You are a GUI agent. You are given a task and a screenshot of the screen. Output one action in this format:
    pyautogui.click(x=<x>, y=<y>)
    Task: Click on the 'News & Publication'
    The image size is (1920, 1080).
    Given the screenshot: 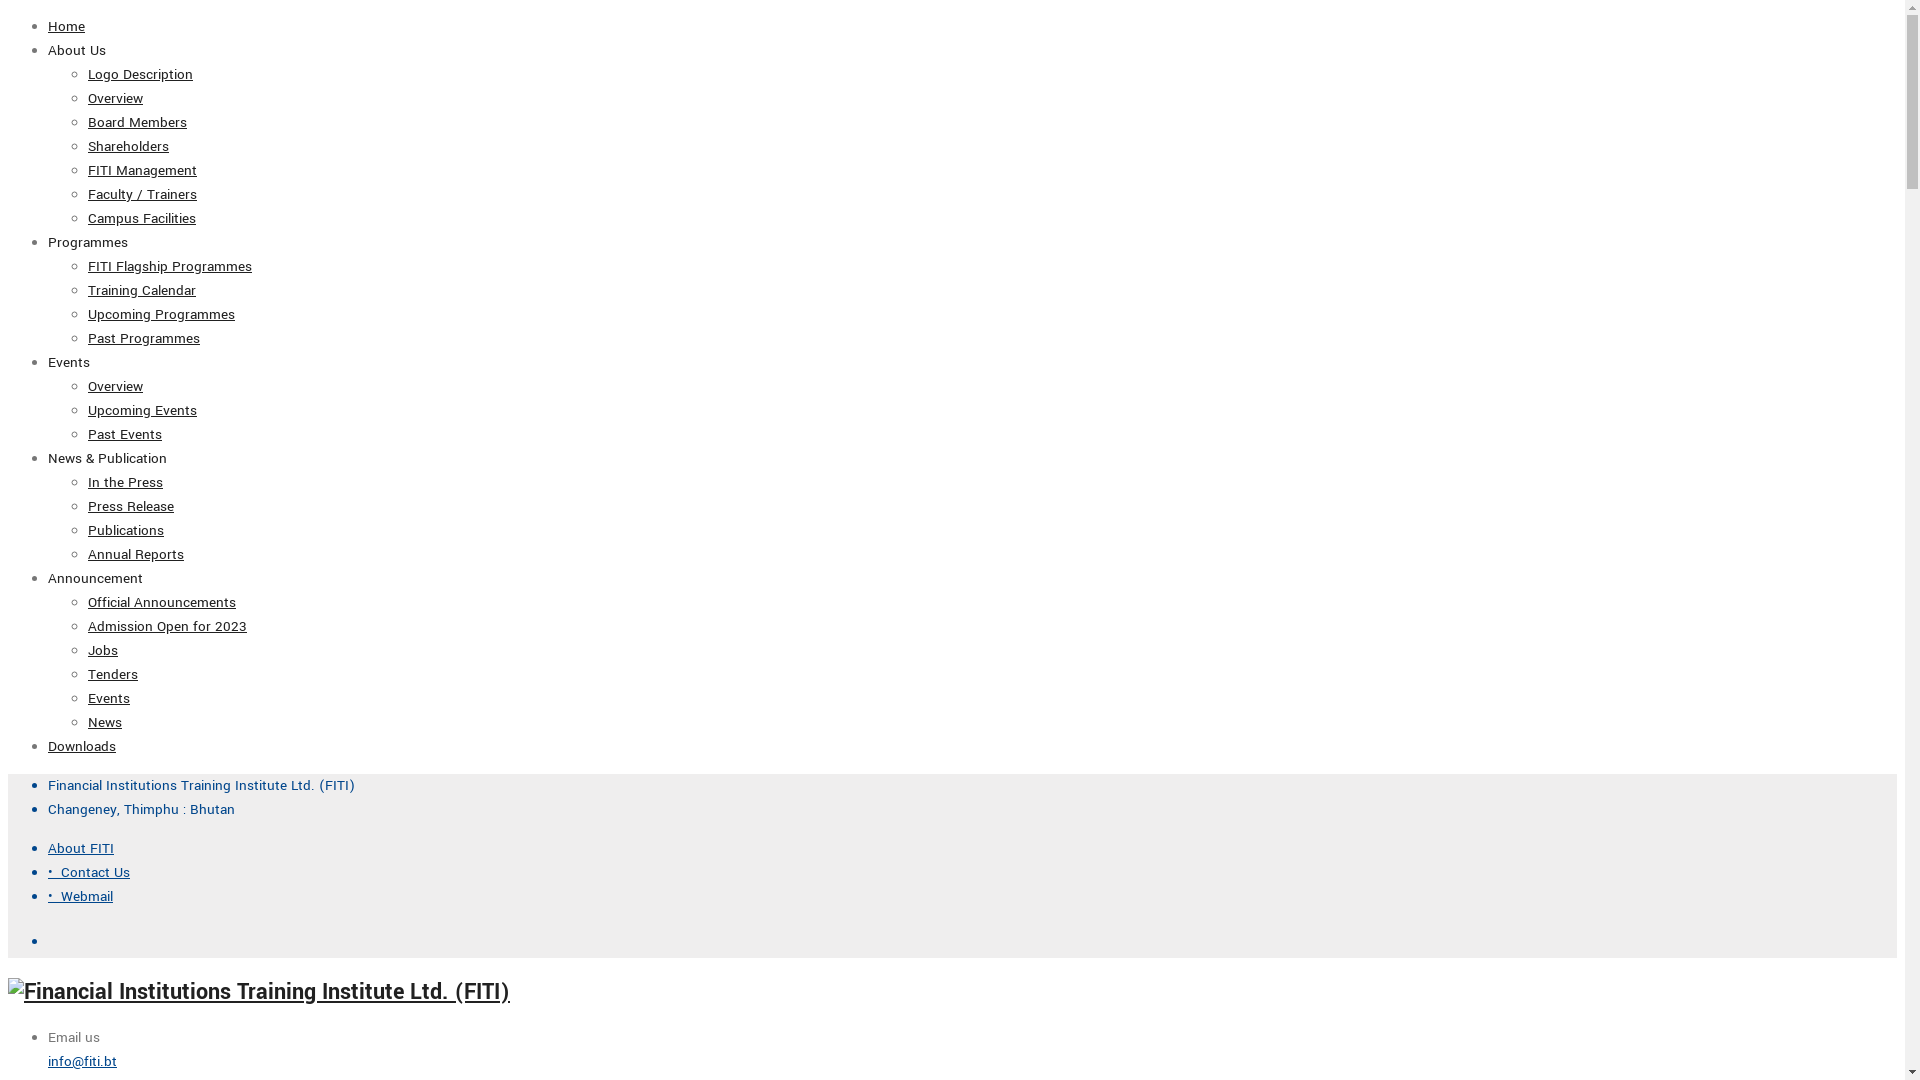 What is the action you would take?
    pyautogui.click(x=106, y=458)
    